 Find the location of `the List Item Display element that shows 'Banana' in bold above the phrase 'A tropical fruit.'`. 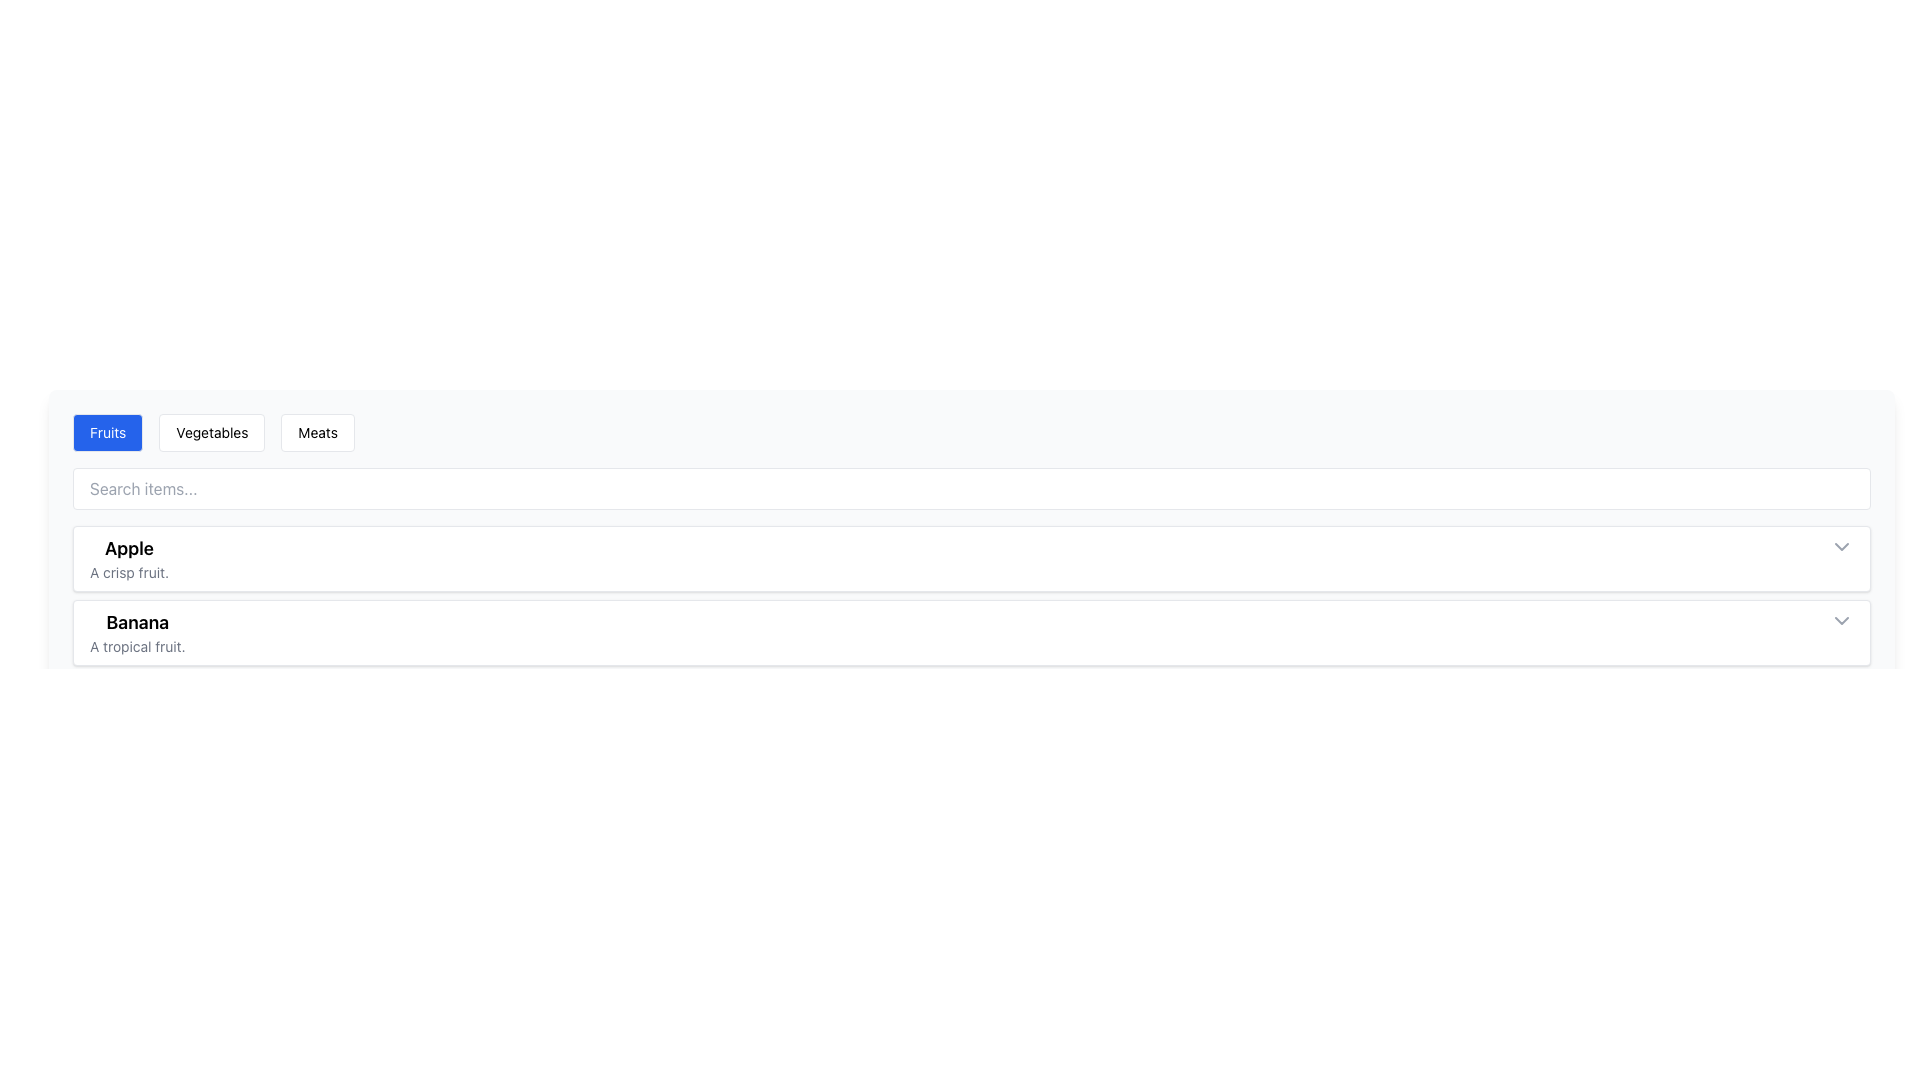

the List Item Display element that shows 'Banana' in bold above the phrase 'A tropical fruit.' is located at coordinates (136, 632).